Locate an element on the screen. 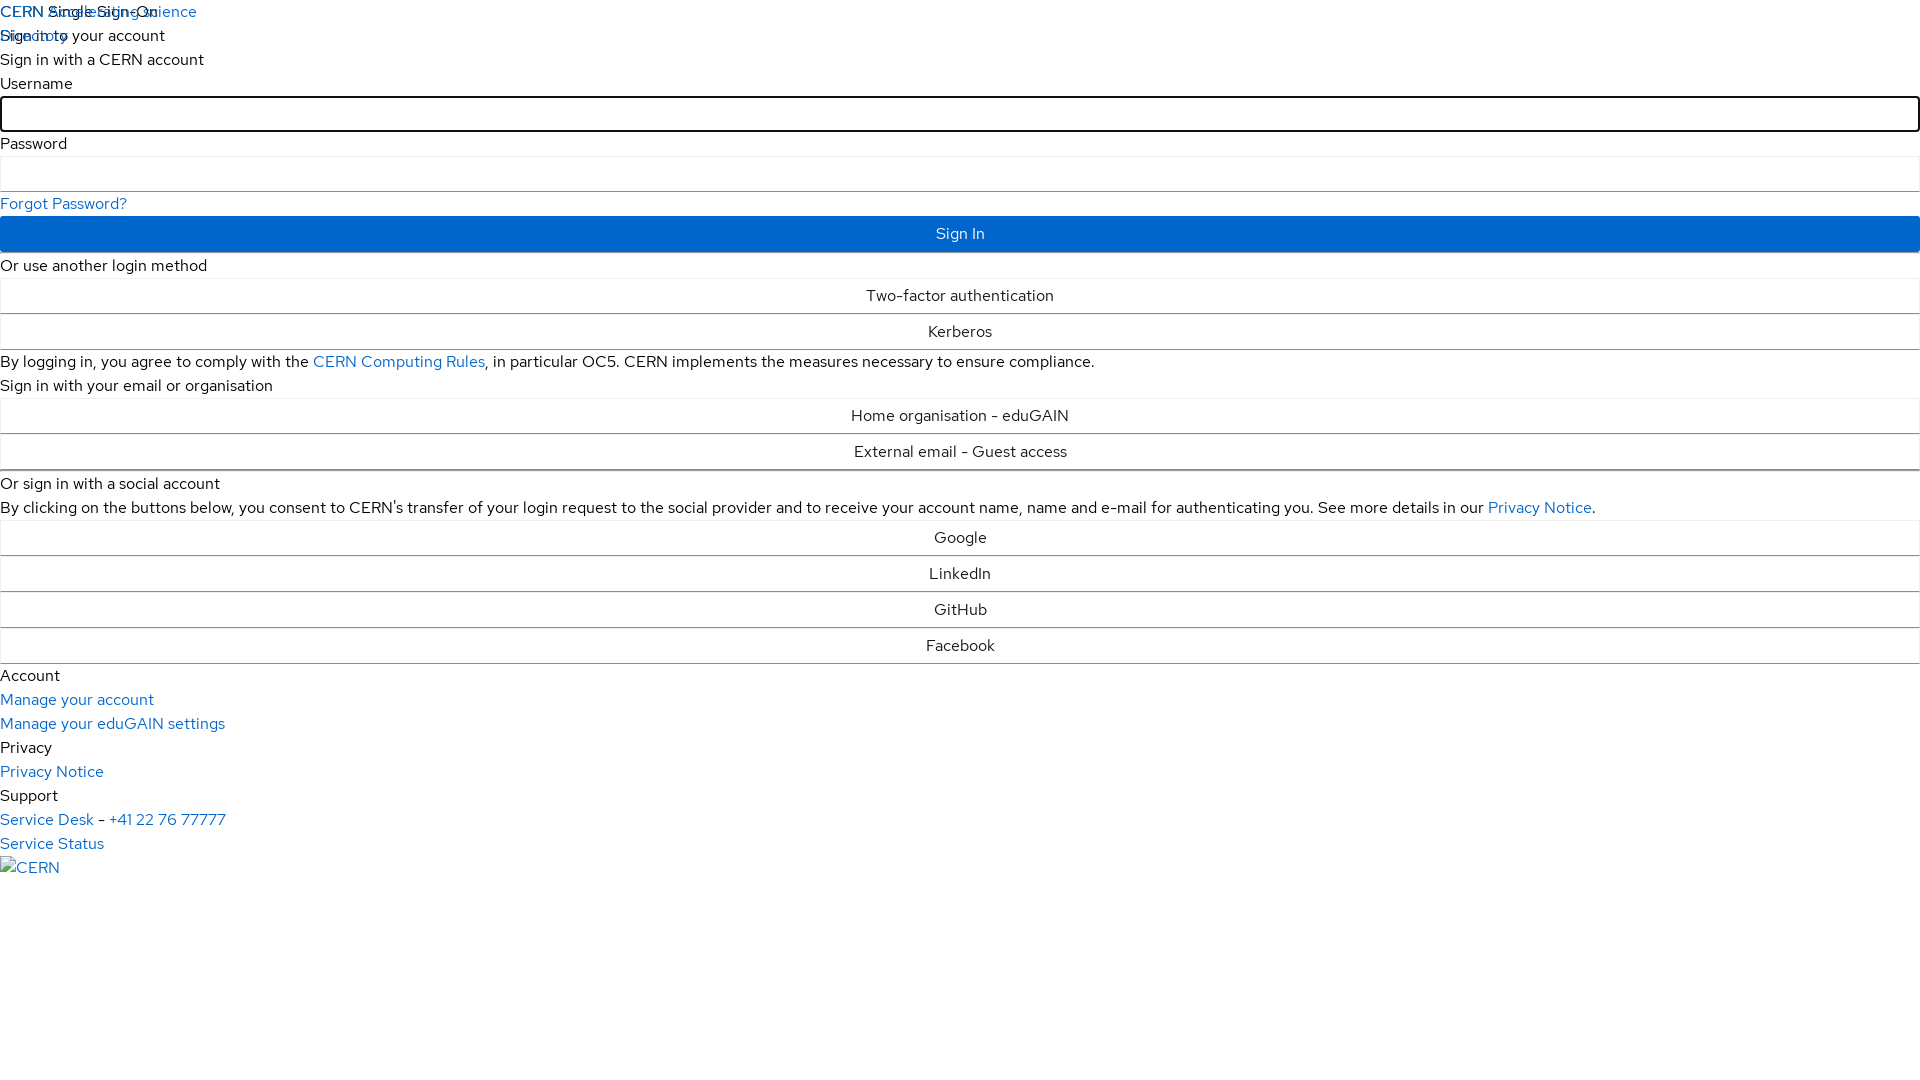 Image resolution: width=1920 pixels, height=1080 pixels. 'CERN Accelerating science' is located at coordinates (97, 11).